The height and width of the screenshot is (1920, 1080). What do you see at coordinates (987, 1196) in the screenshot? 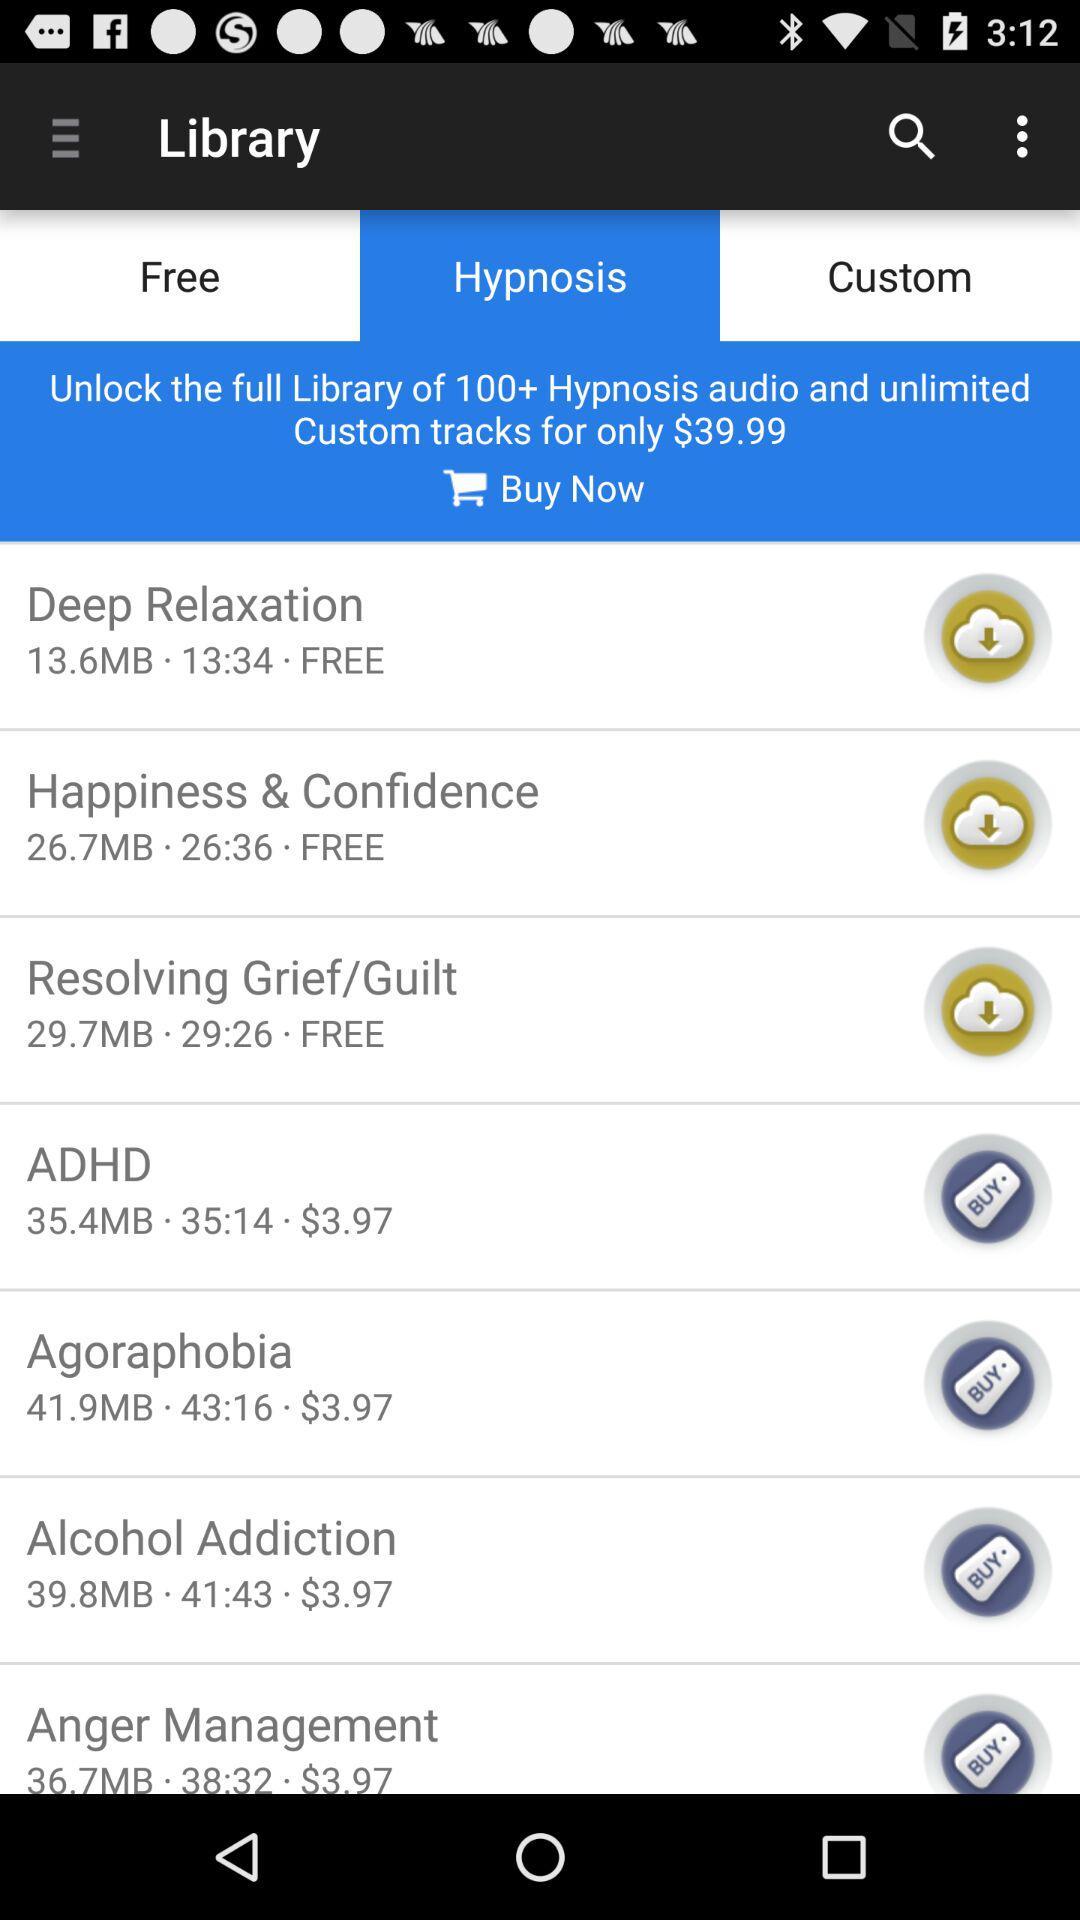
I see `buy track` at bounding box center [987, 1196].